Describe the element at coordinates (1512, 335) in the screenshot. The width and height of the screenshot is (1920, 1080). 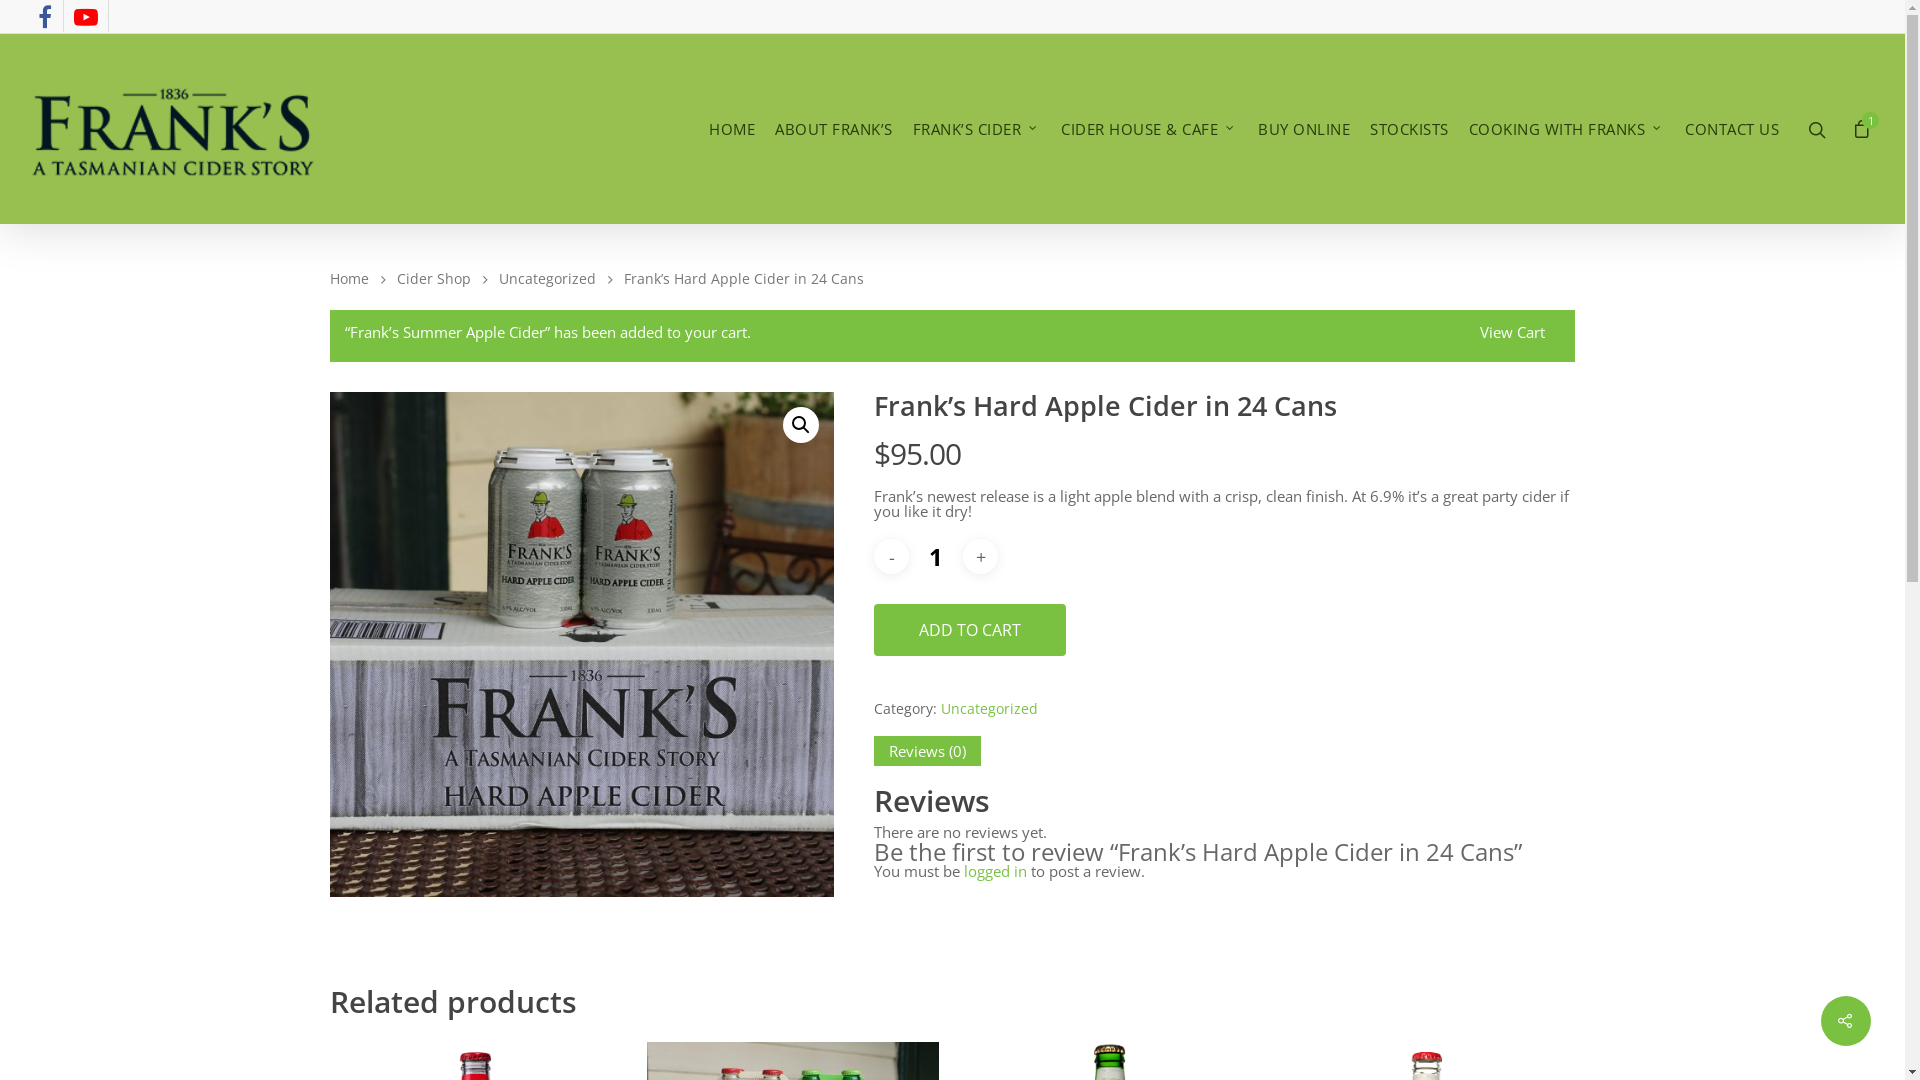
I see `'View Cart'` at that location.